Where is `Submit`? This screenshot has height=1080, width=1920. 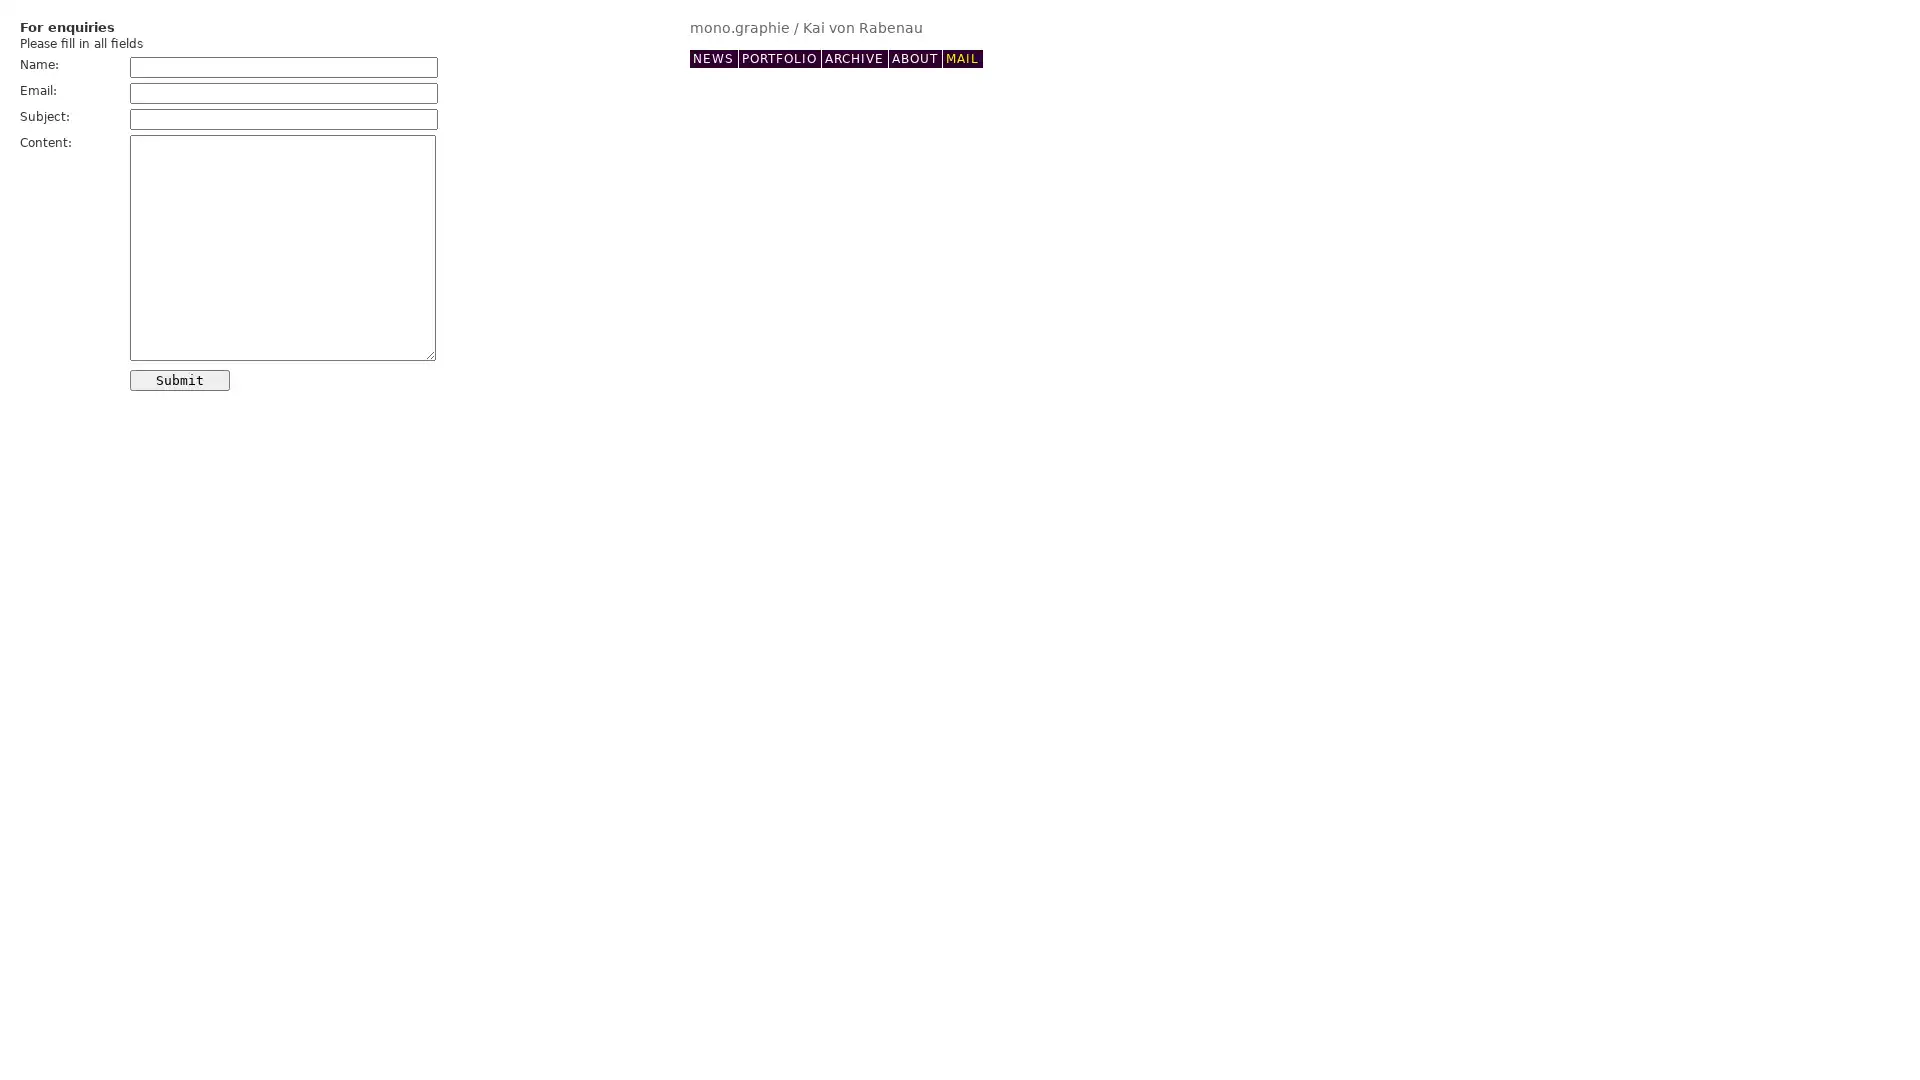
Submit is located at coordinates (180, 380).